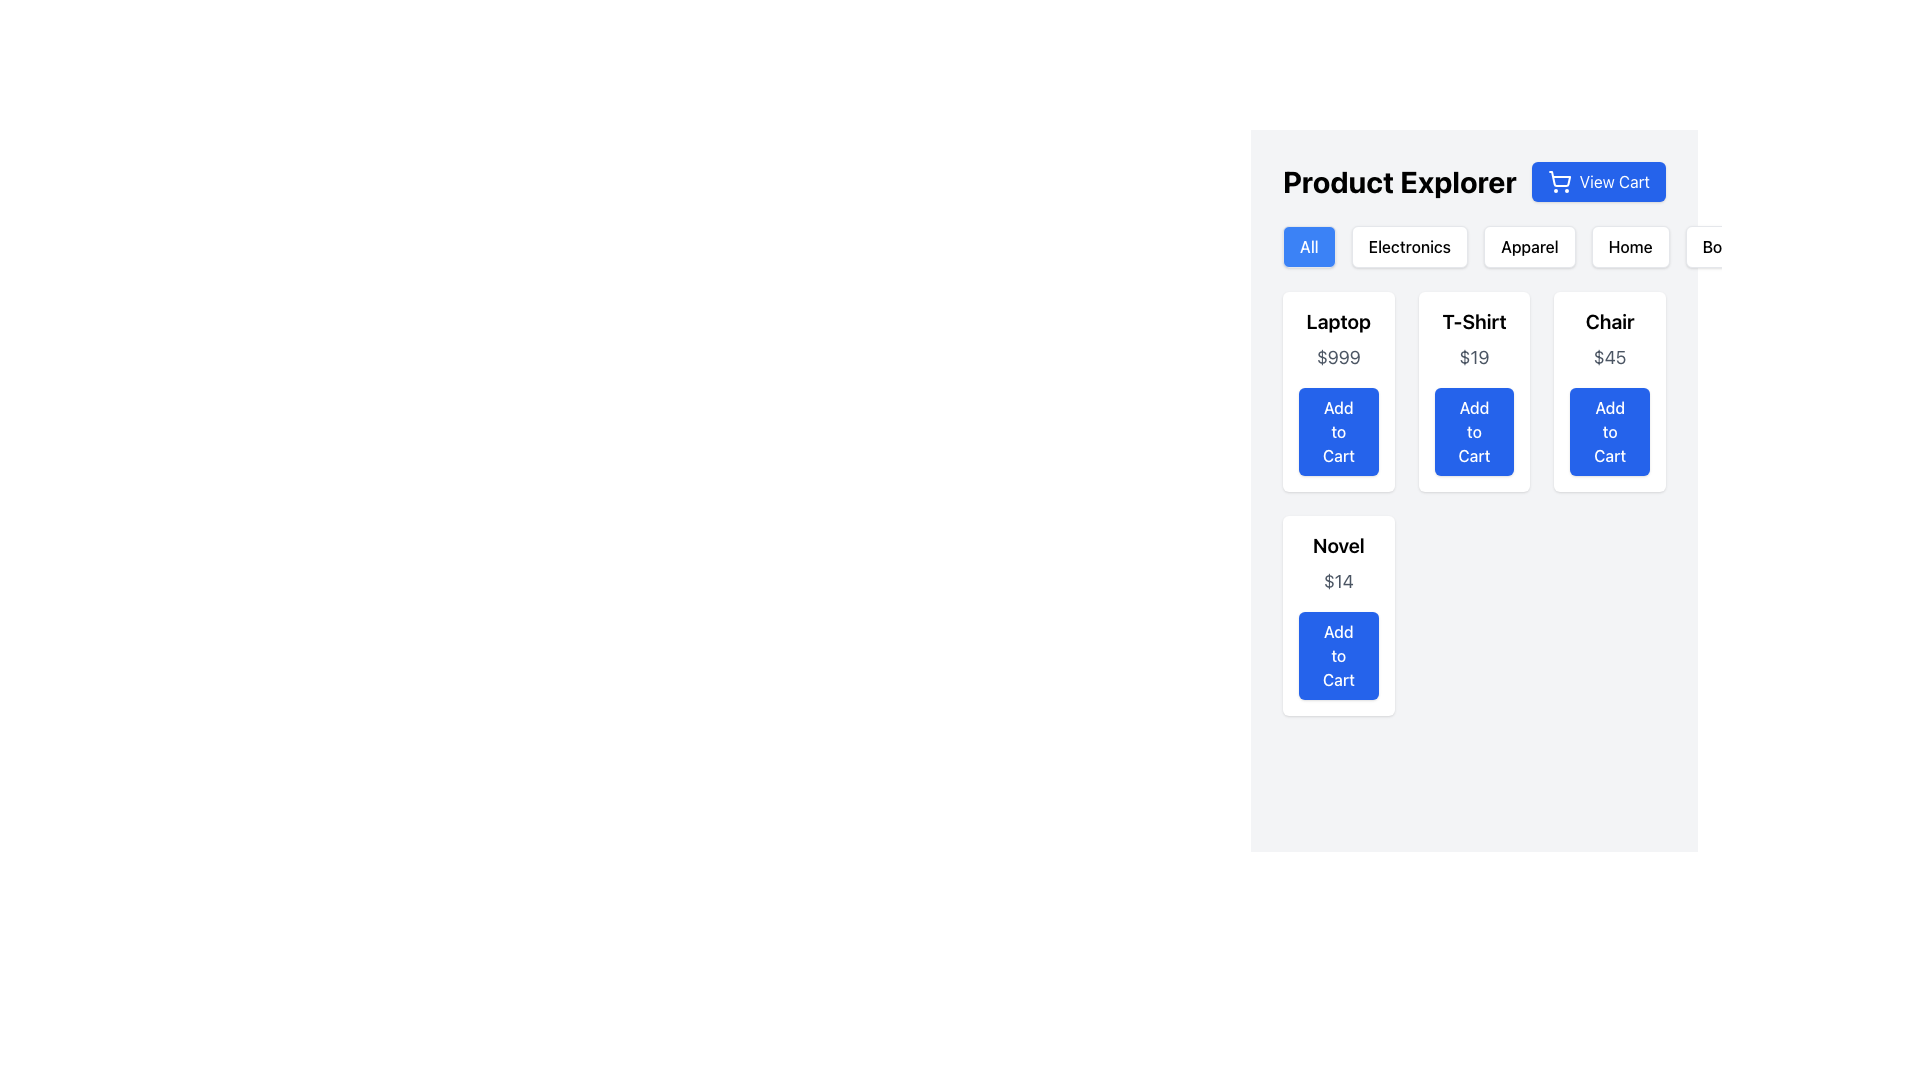 Image resolution: width=1920 pixels, height=1080 pixels. I want to click on product name 'T-Shirt' displayed in the text label located in the second column of the grid under the 'Product Explorer' section, specifically above the '$19' text and 'Add to Cart' button, so click(1474, 320).